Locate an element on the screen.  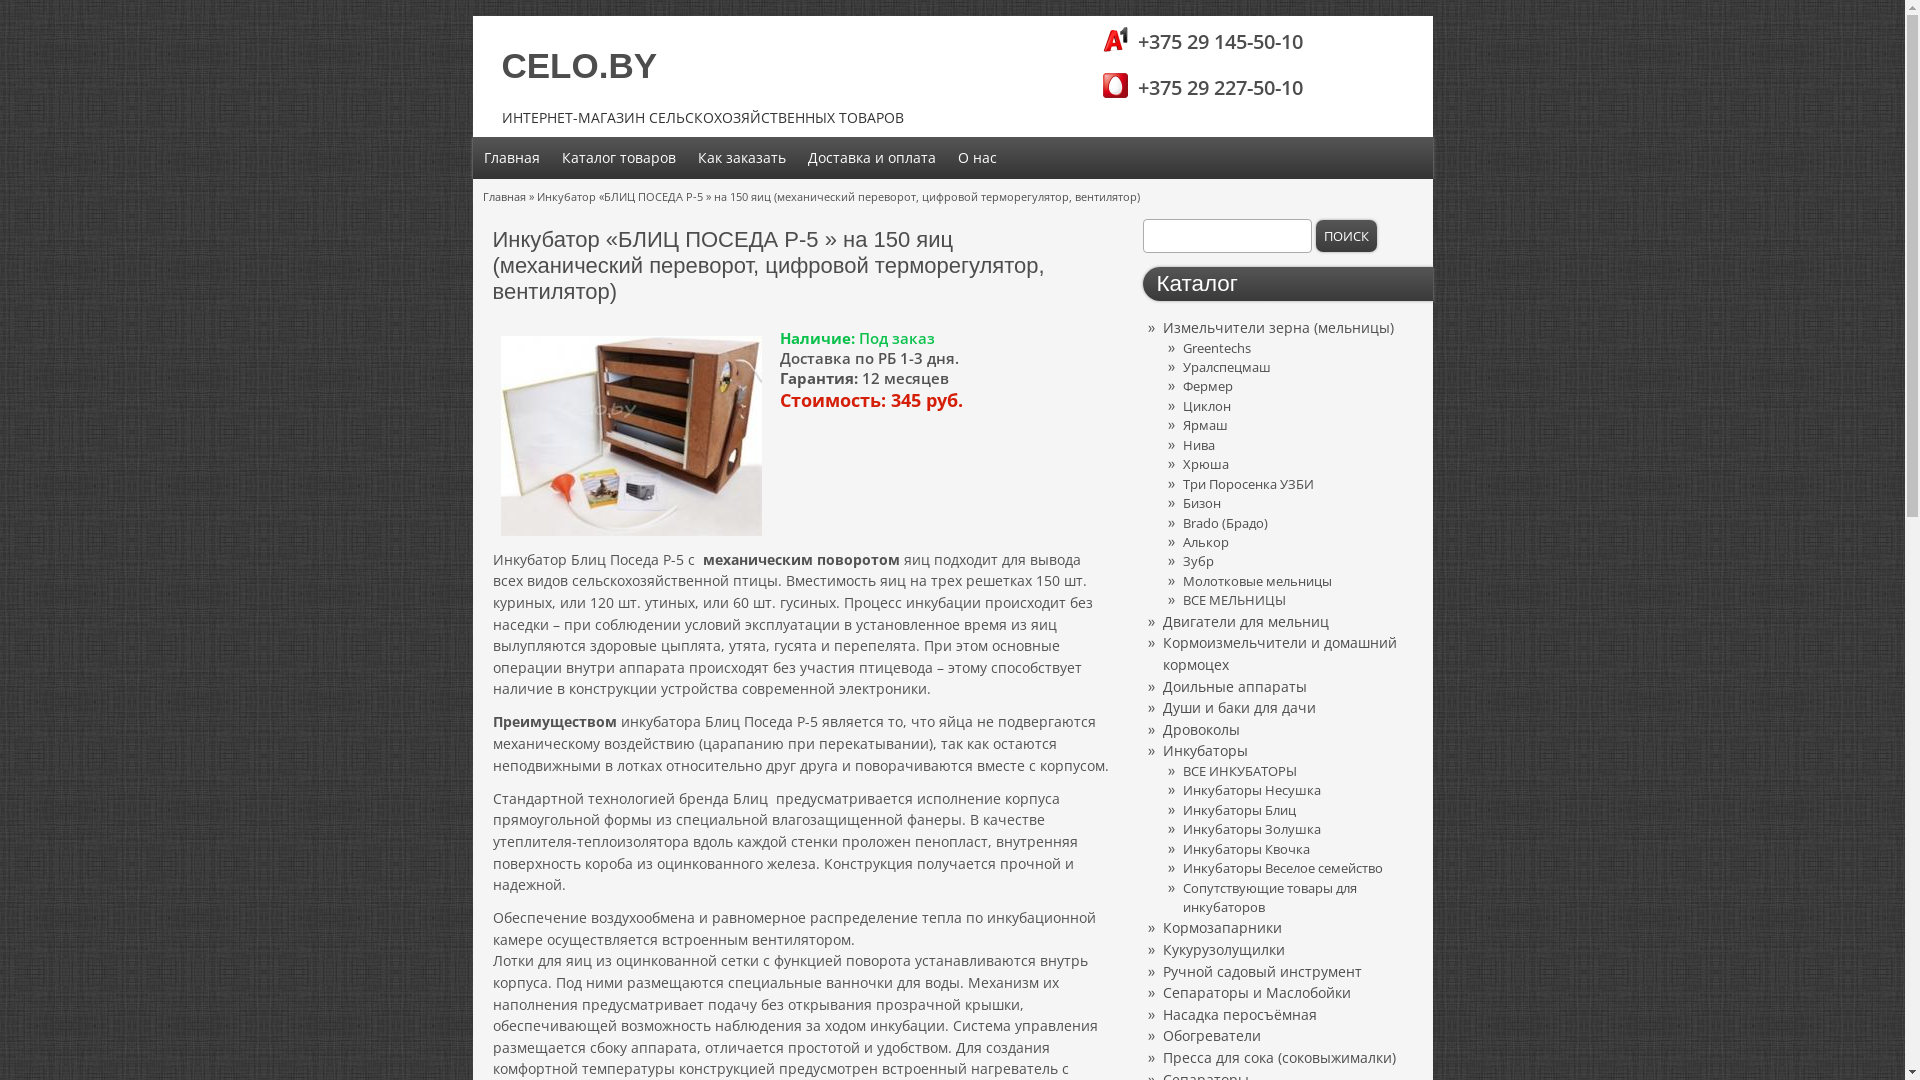
'+375 29 227-50-10' is located at coordinates (1205, 87).